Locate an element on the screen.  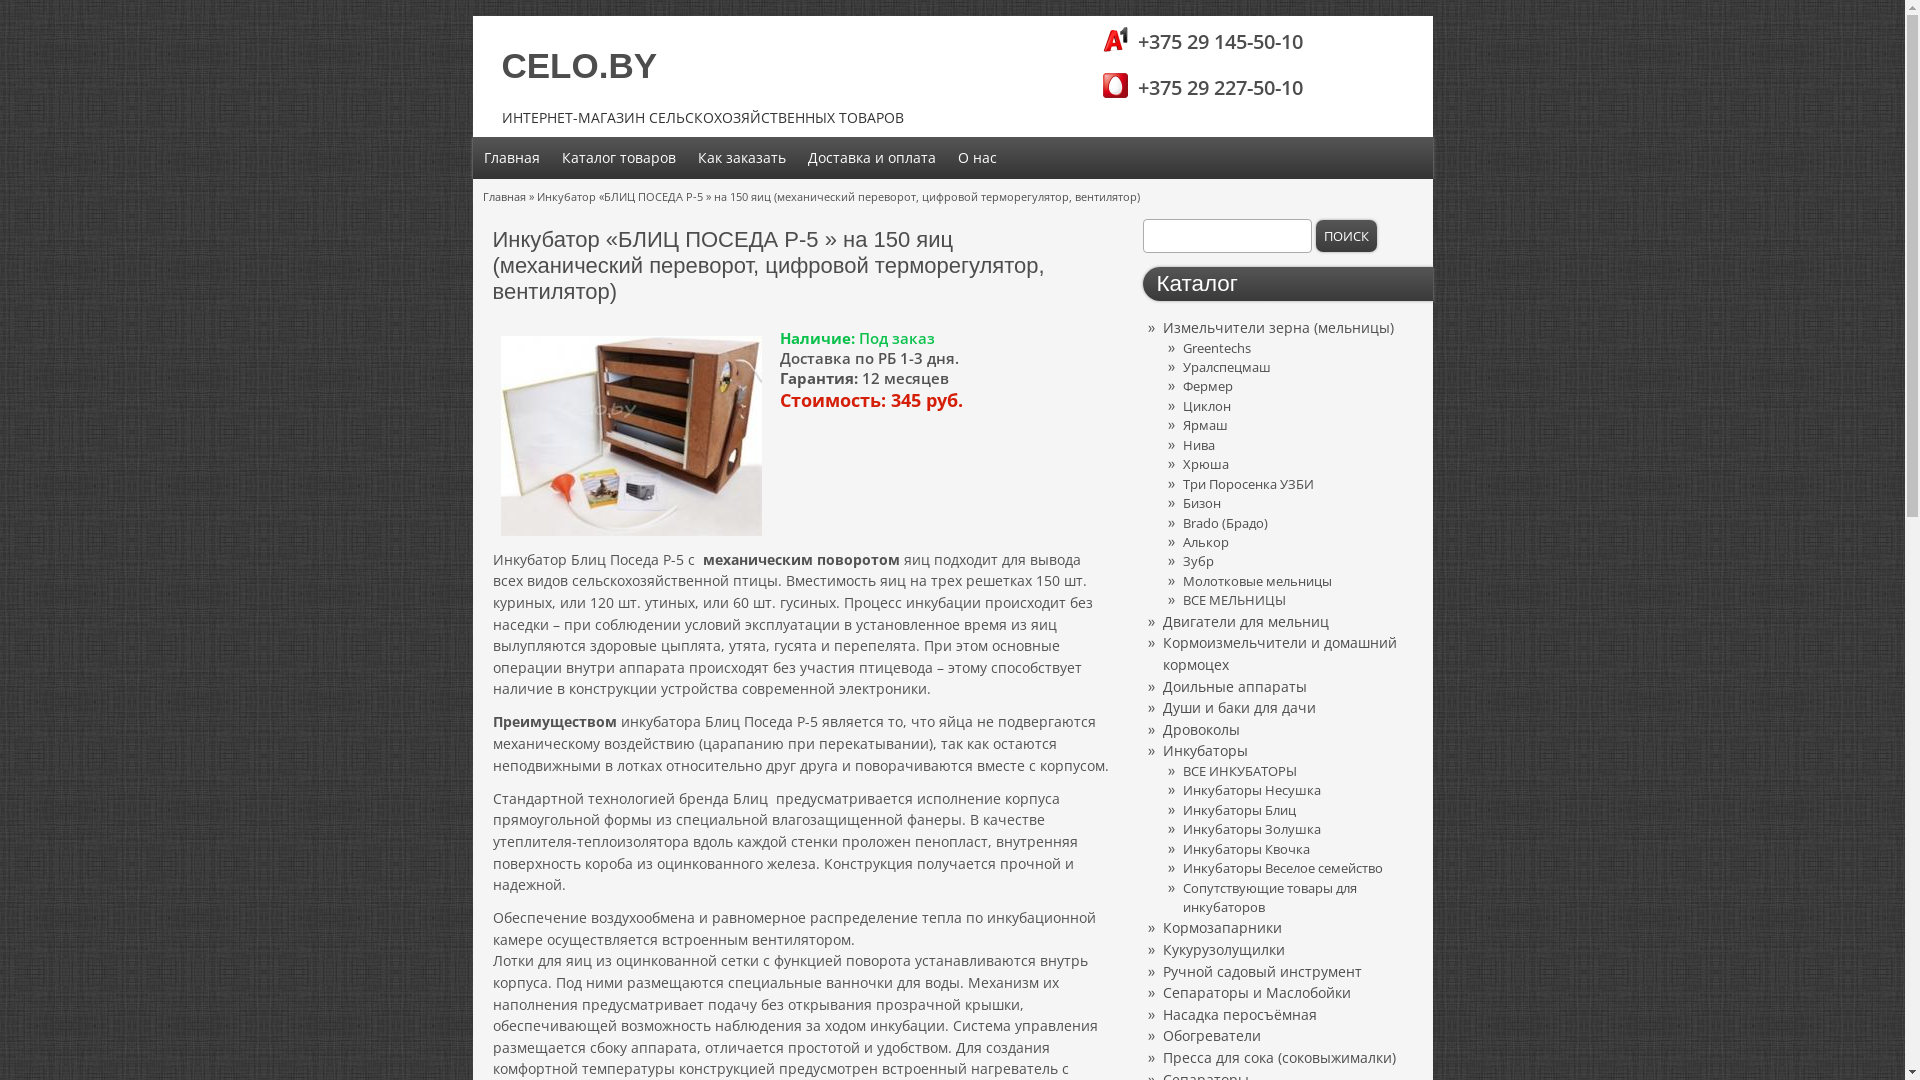
'+375 29 227-50-10' is located at coordinates (1205, 87).